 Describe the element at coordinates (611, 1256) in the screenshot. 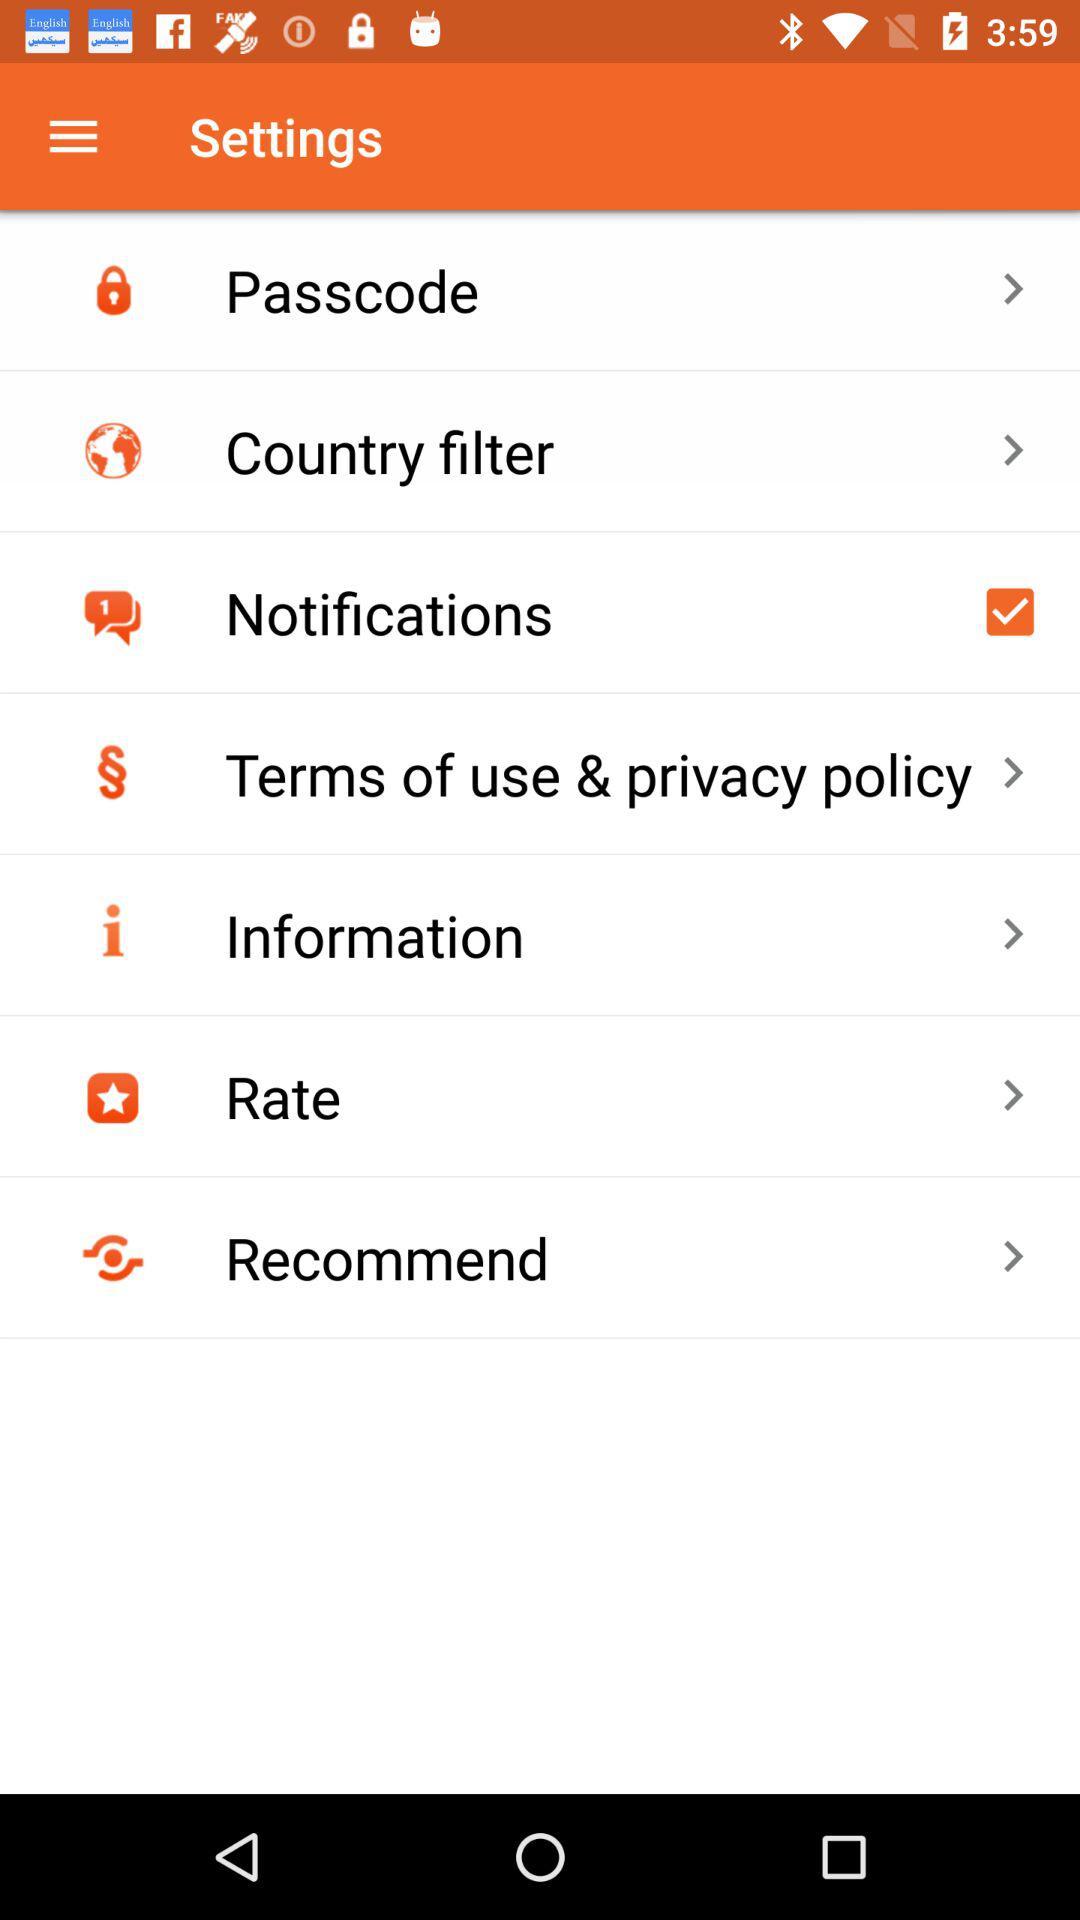

I see `recommend item` at that location.